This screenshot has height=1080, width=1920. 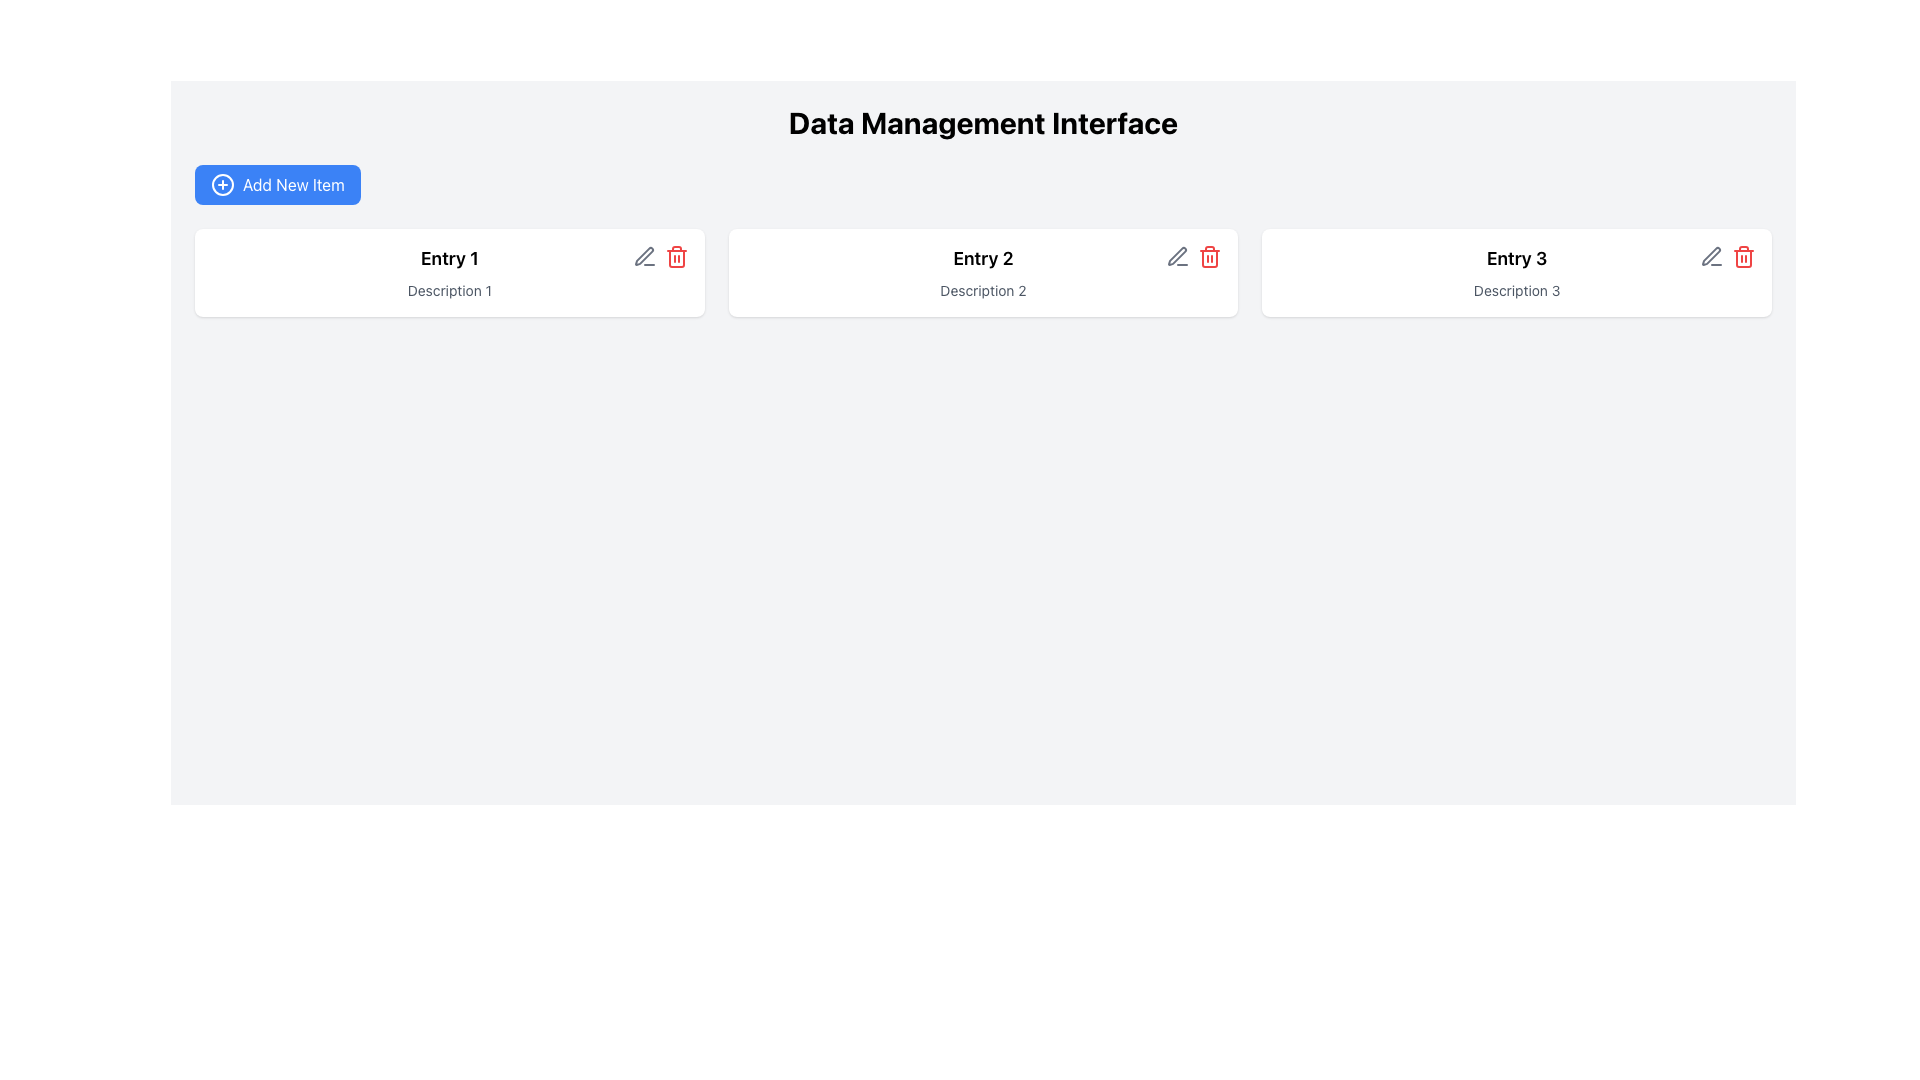 I want to click on the text header labeled 'Data Management Interface', which is large, bold, and centered at the top of the interface, so click(x=983, y=123).